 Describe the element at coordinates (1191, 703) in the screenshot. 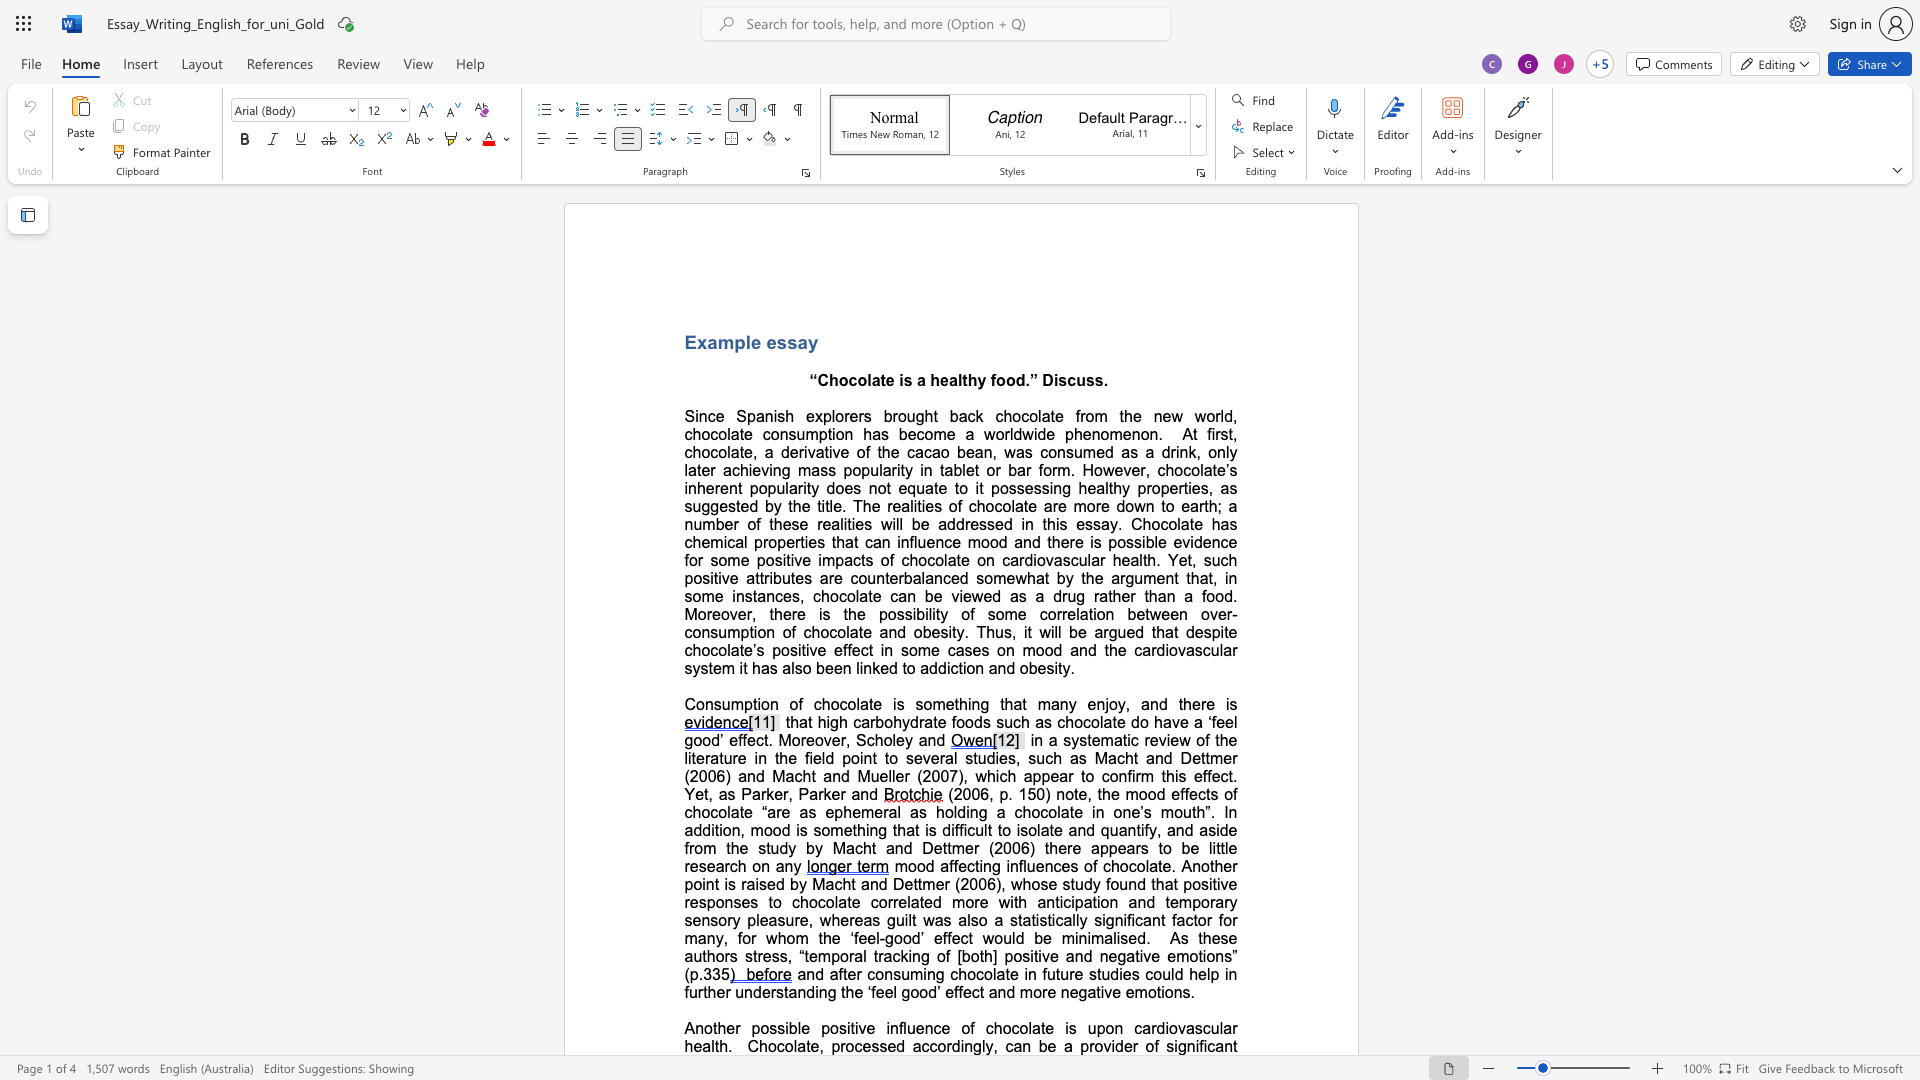

I see `the space between the continuous character "h" and "e" in the text` at that location.